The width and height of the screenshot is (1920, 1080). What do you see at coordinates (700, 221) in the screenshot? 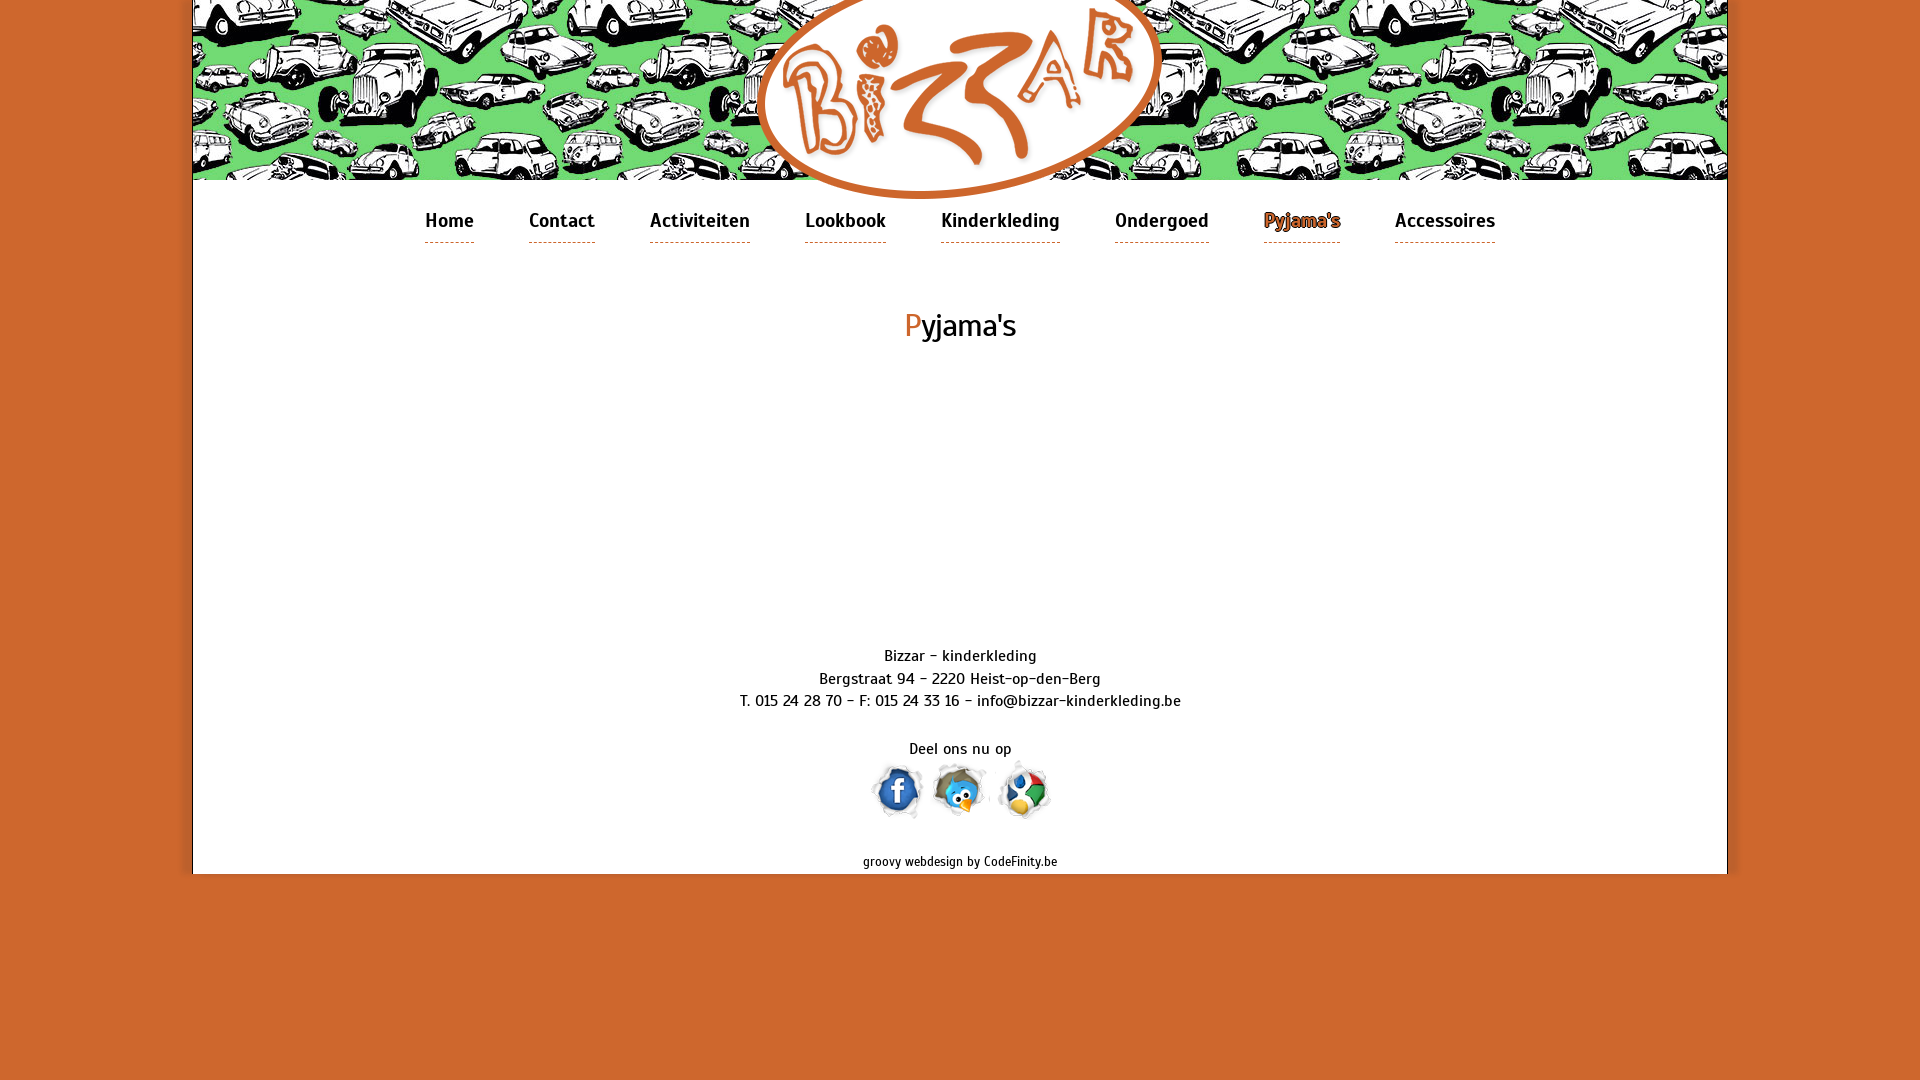
I see `'Activiteiten'` at bounding box center [700, 221].